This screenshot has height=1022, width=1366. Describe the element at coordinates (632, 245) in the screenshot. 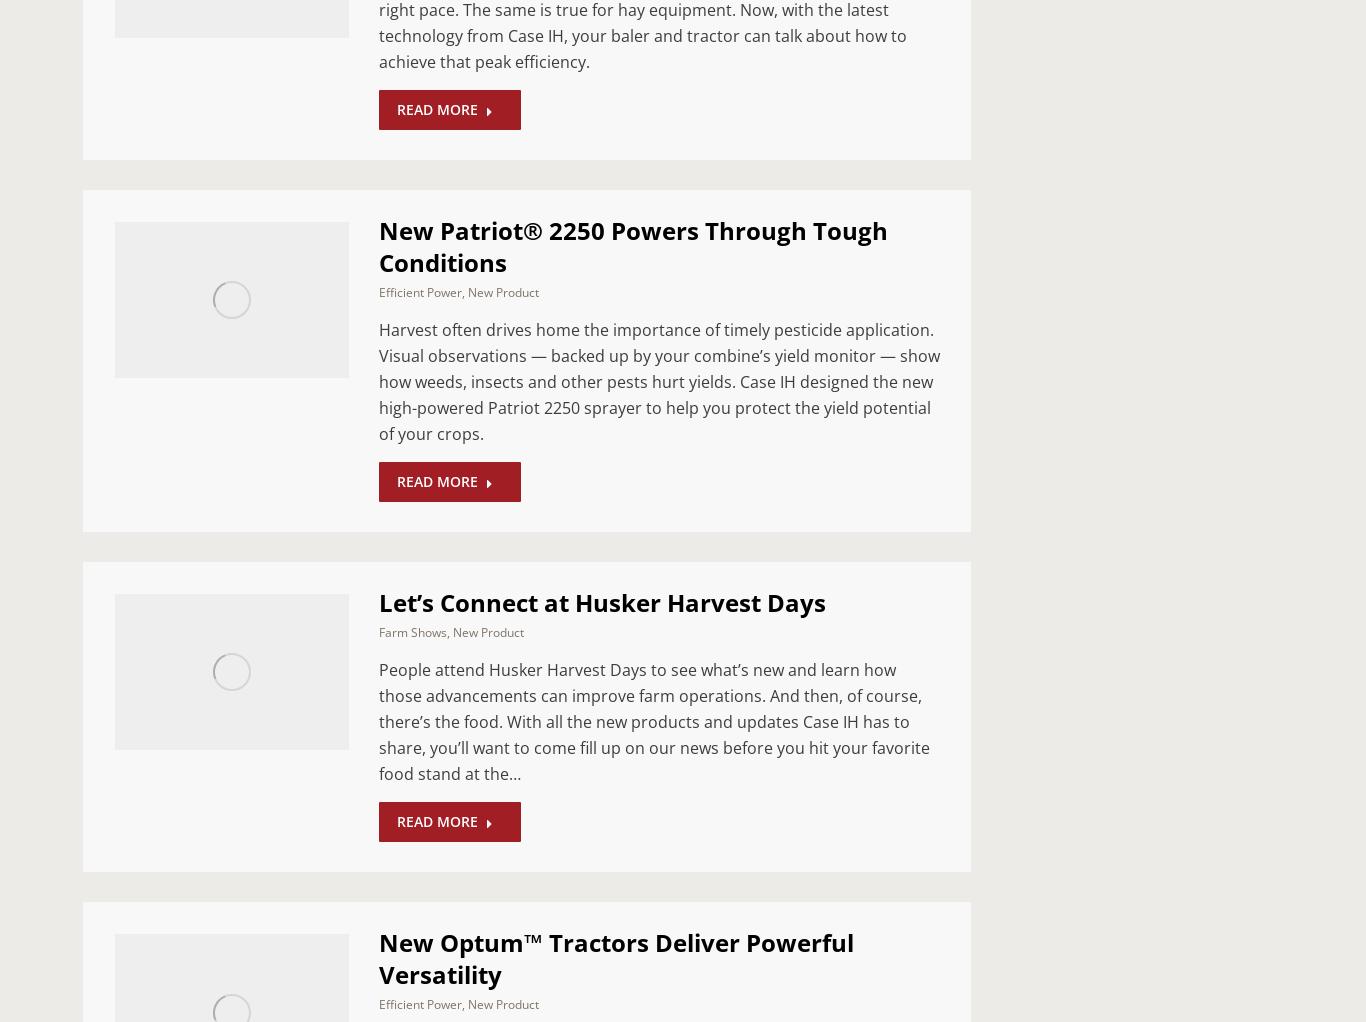

I see `'New Patriot® 2250 Powers Through Tough Conditions'` at that location.